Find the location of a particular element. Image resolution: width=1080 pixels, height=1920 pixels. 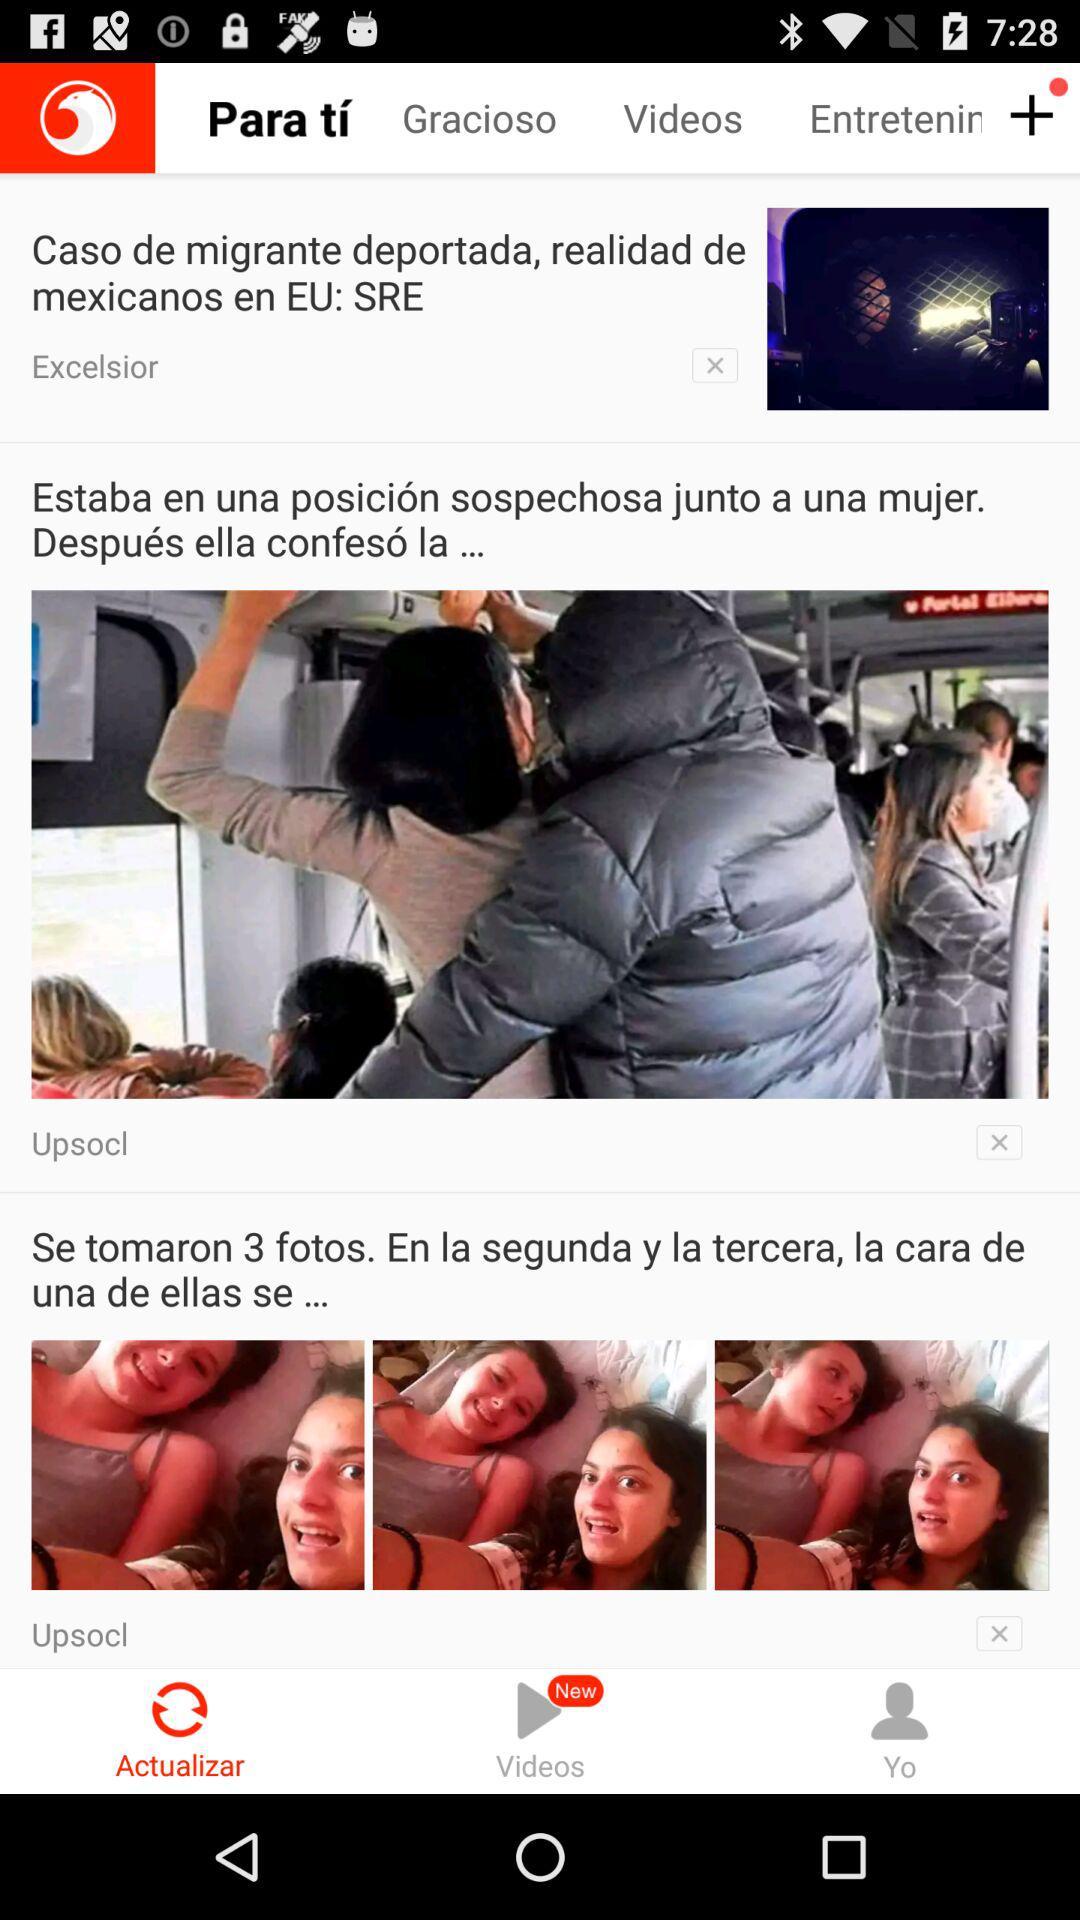

logo and could be home button also is located at coordinates (76, 117).